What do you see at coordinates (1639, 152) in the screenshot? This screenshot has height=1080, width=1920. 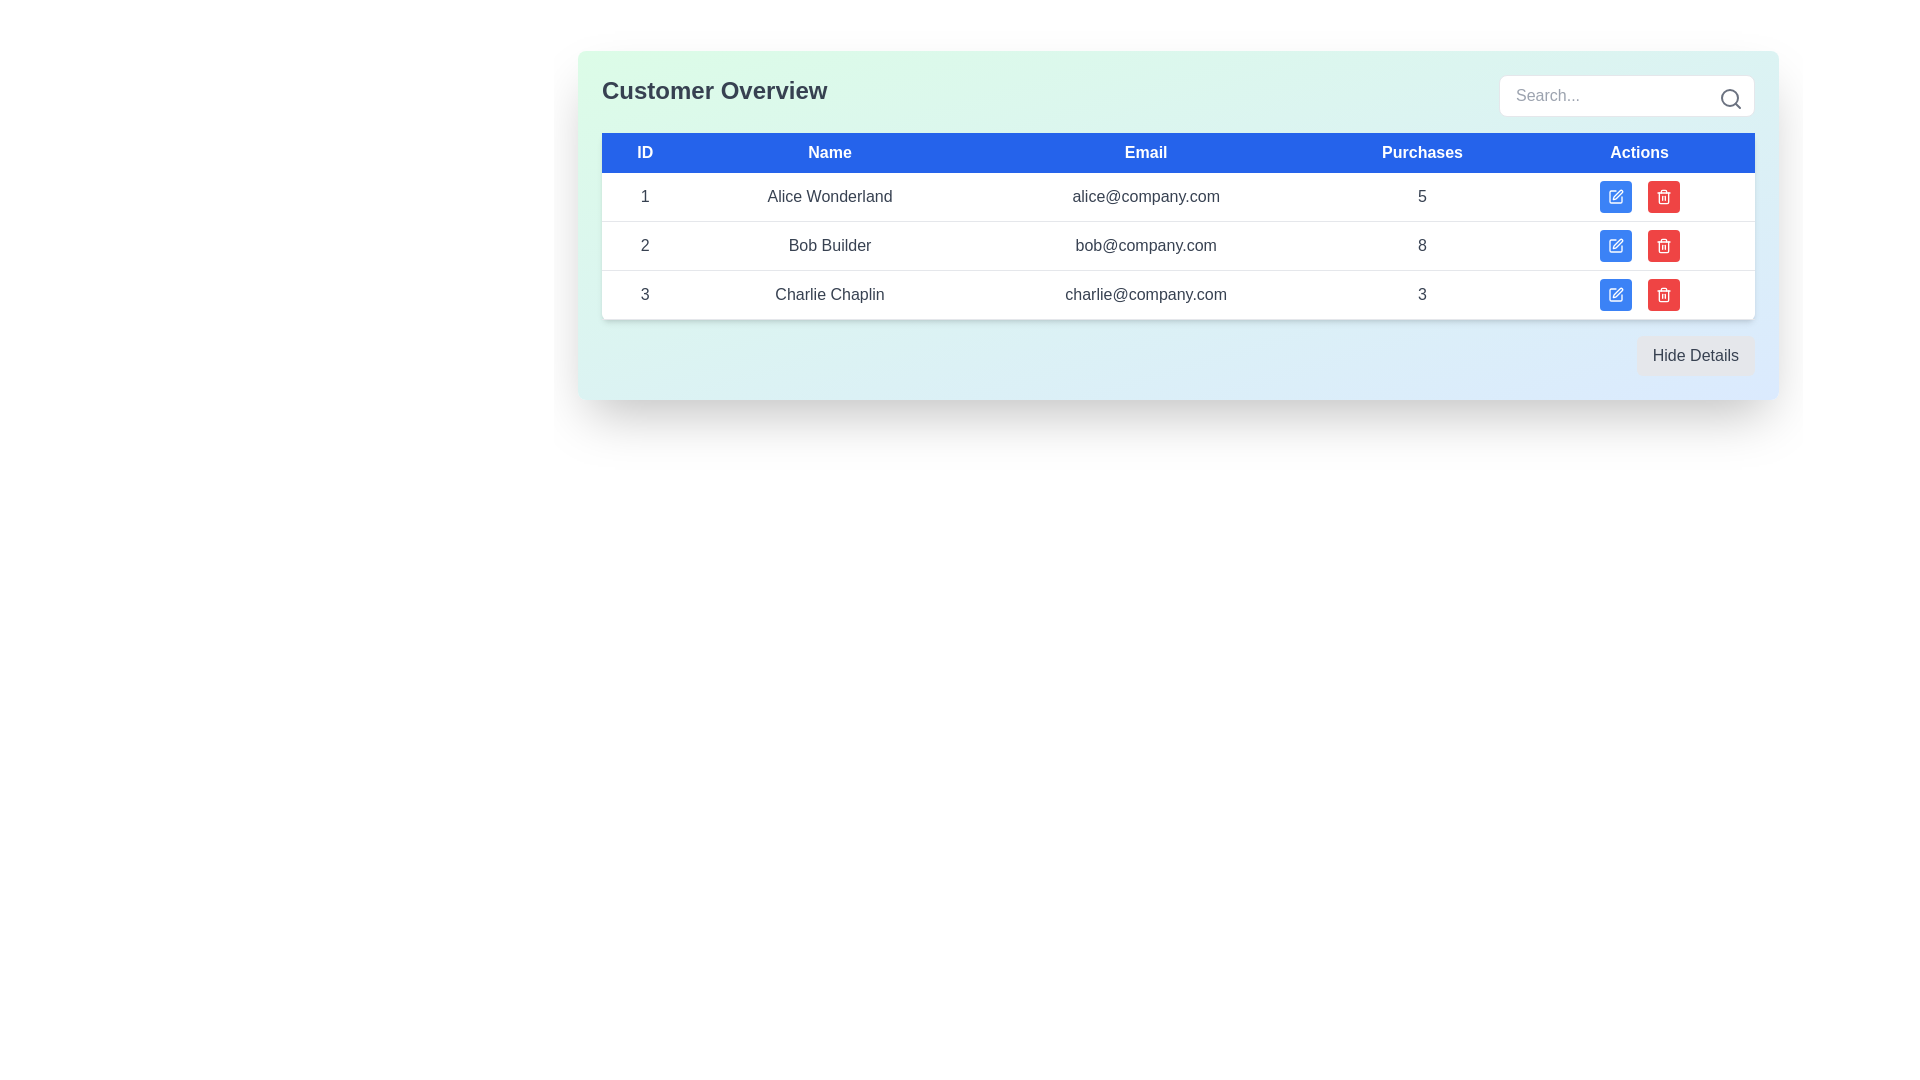 I see `the blue rectangular table header cell labeled 'Actions' located at the far right of the header row in the table` at bounding box center [1639, 152].